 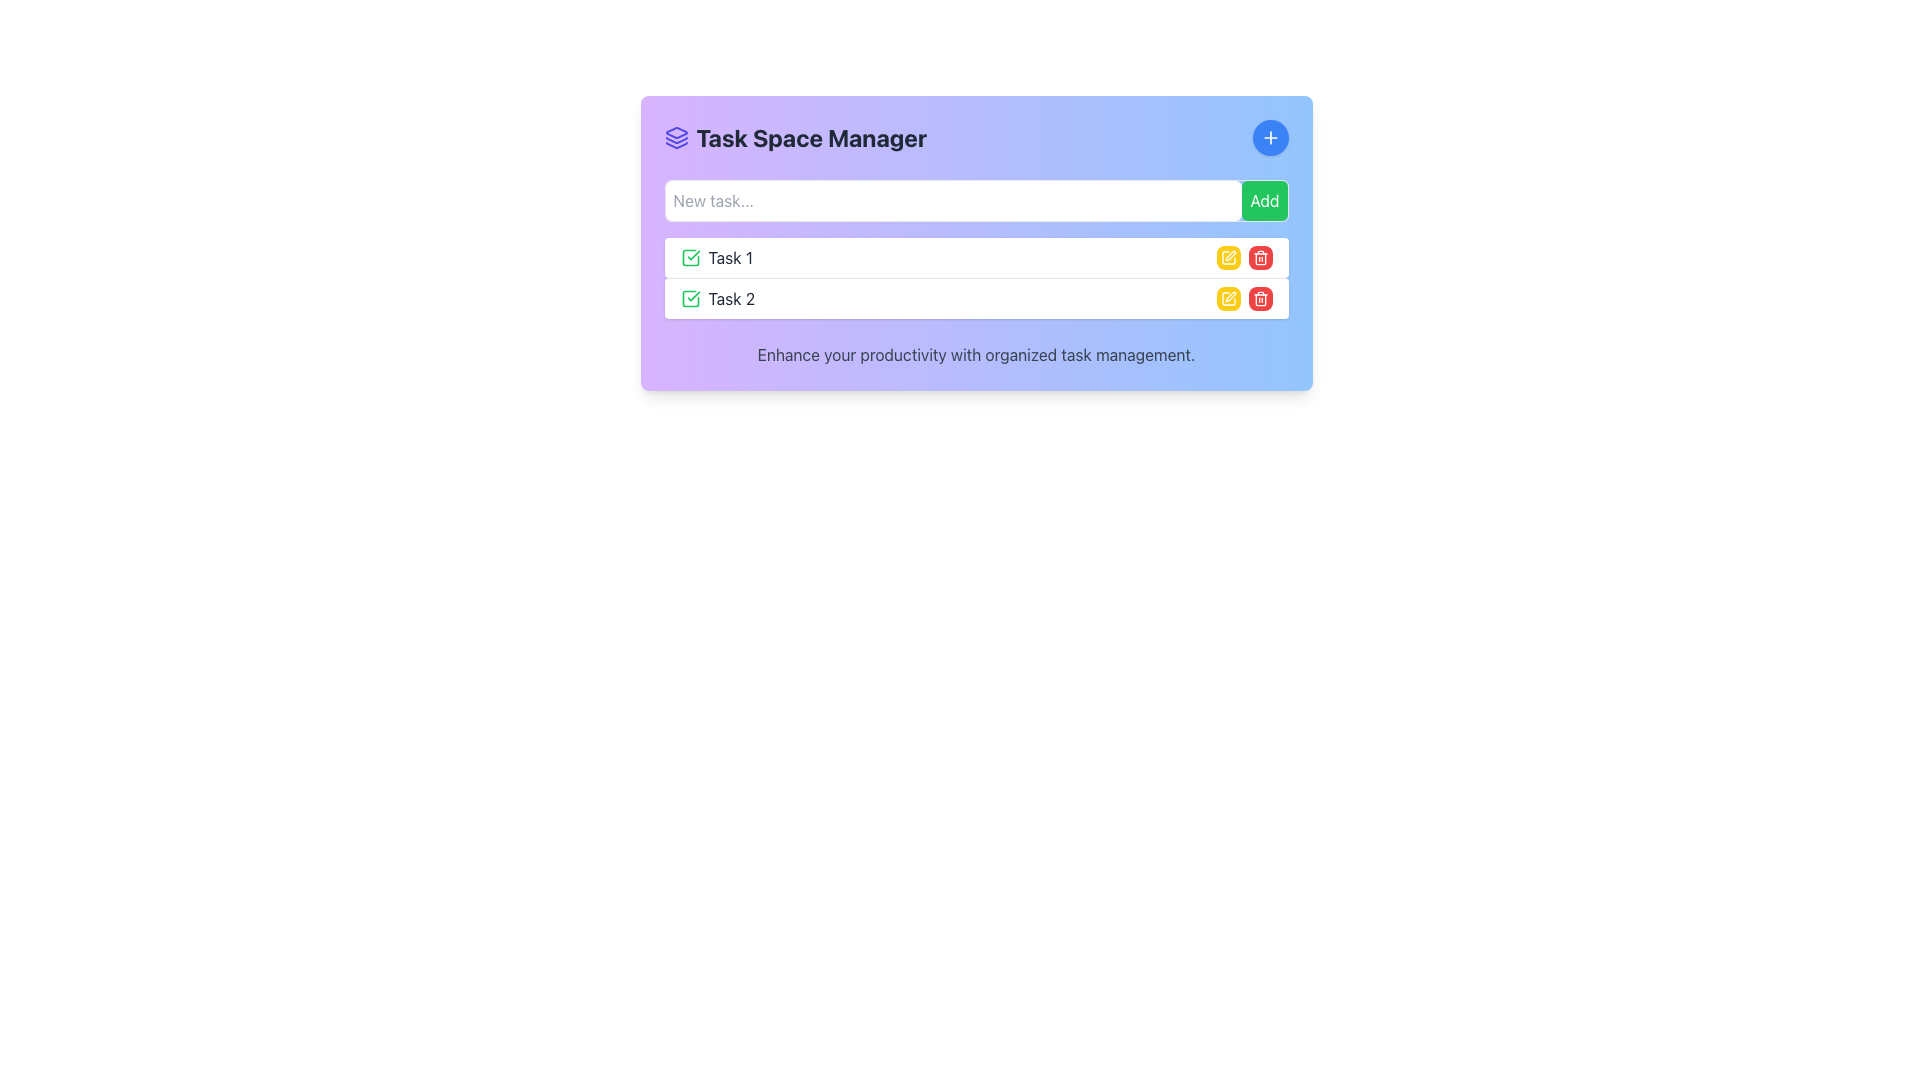 What do you see at coordinates (1227, 257) in the screenshot?
I see `the small yellow button with a pen icon located in the second task row of the task management interface` at bounding box center [1227, 257].